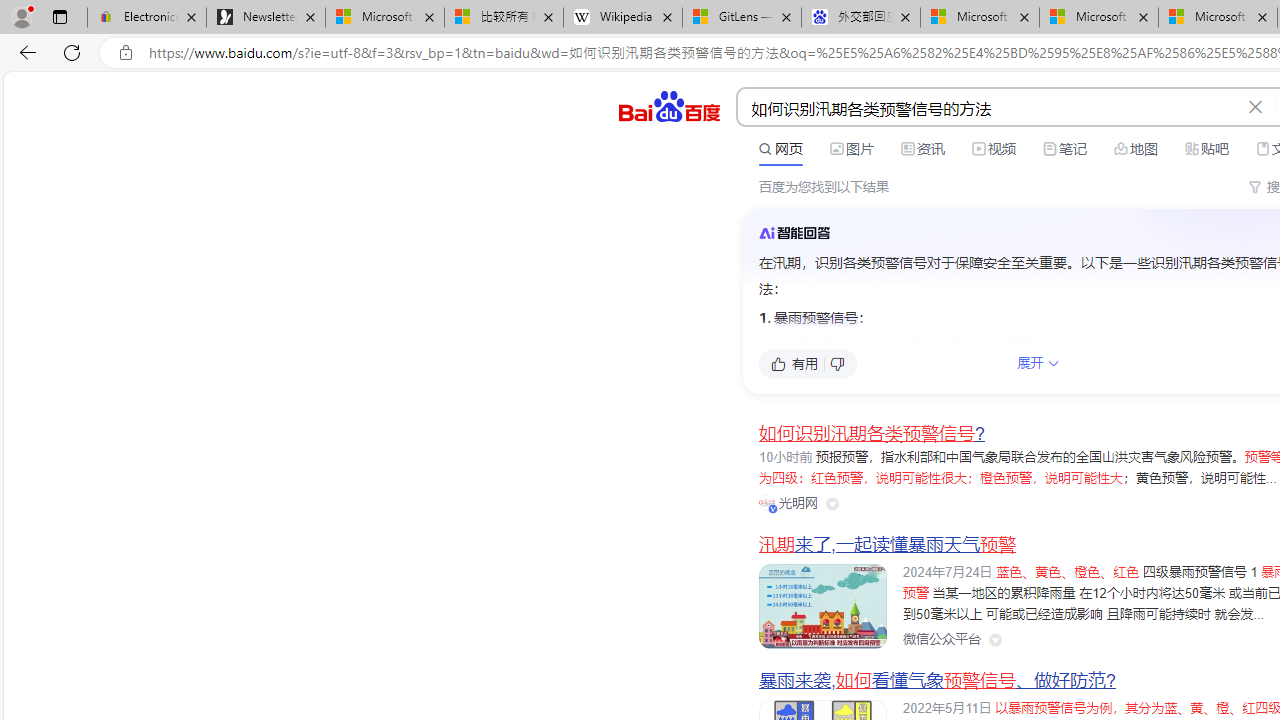  I want to click on 'Newsletter Sign Up', so click(265, 17).